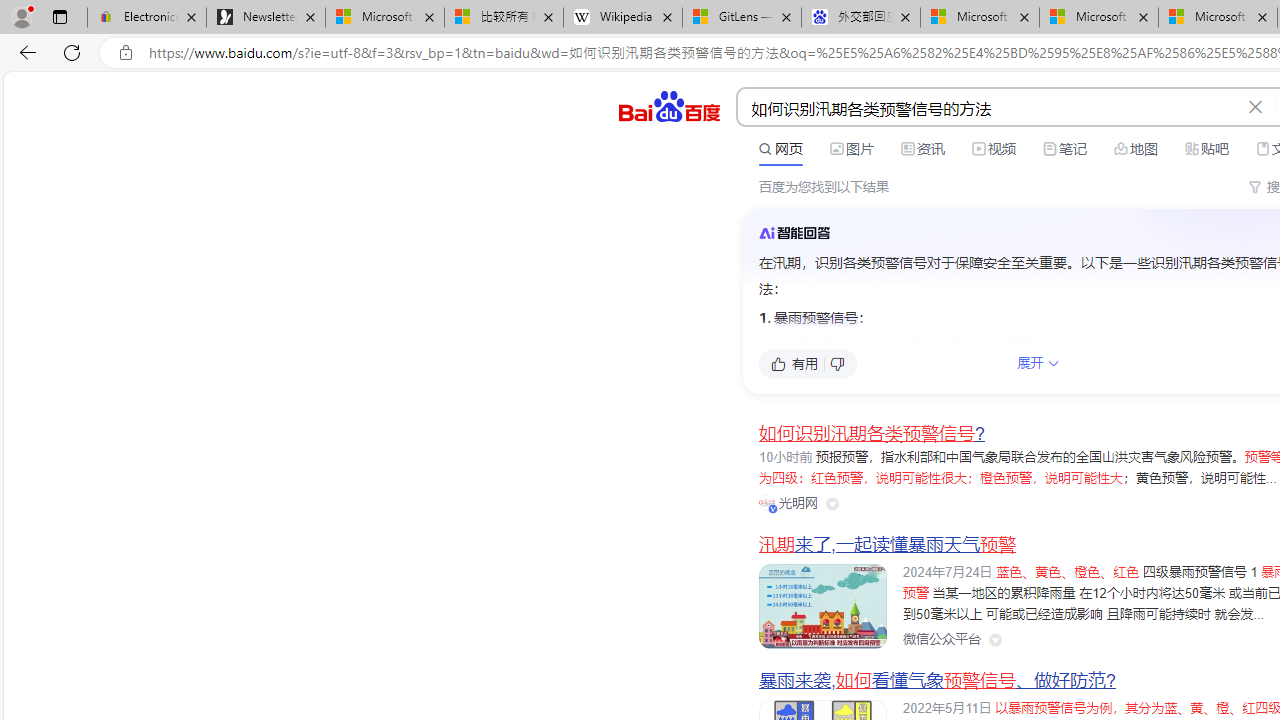  I want to click on 'Newsletter Sign Up', so click(265, 17).